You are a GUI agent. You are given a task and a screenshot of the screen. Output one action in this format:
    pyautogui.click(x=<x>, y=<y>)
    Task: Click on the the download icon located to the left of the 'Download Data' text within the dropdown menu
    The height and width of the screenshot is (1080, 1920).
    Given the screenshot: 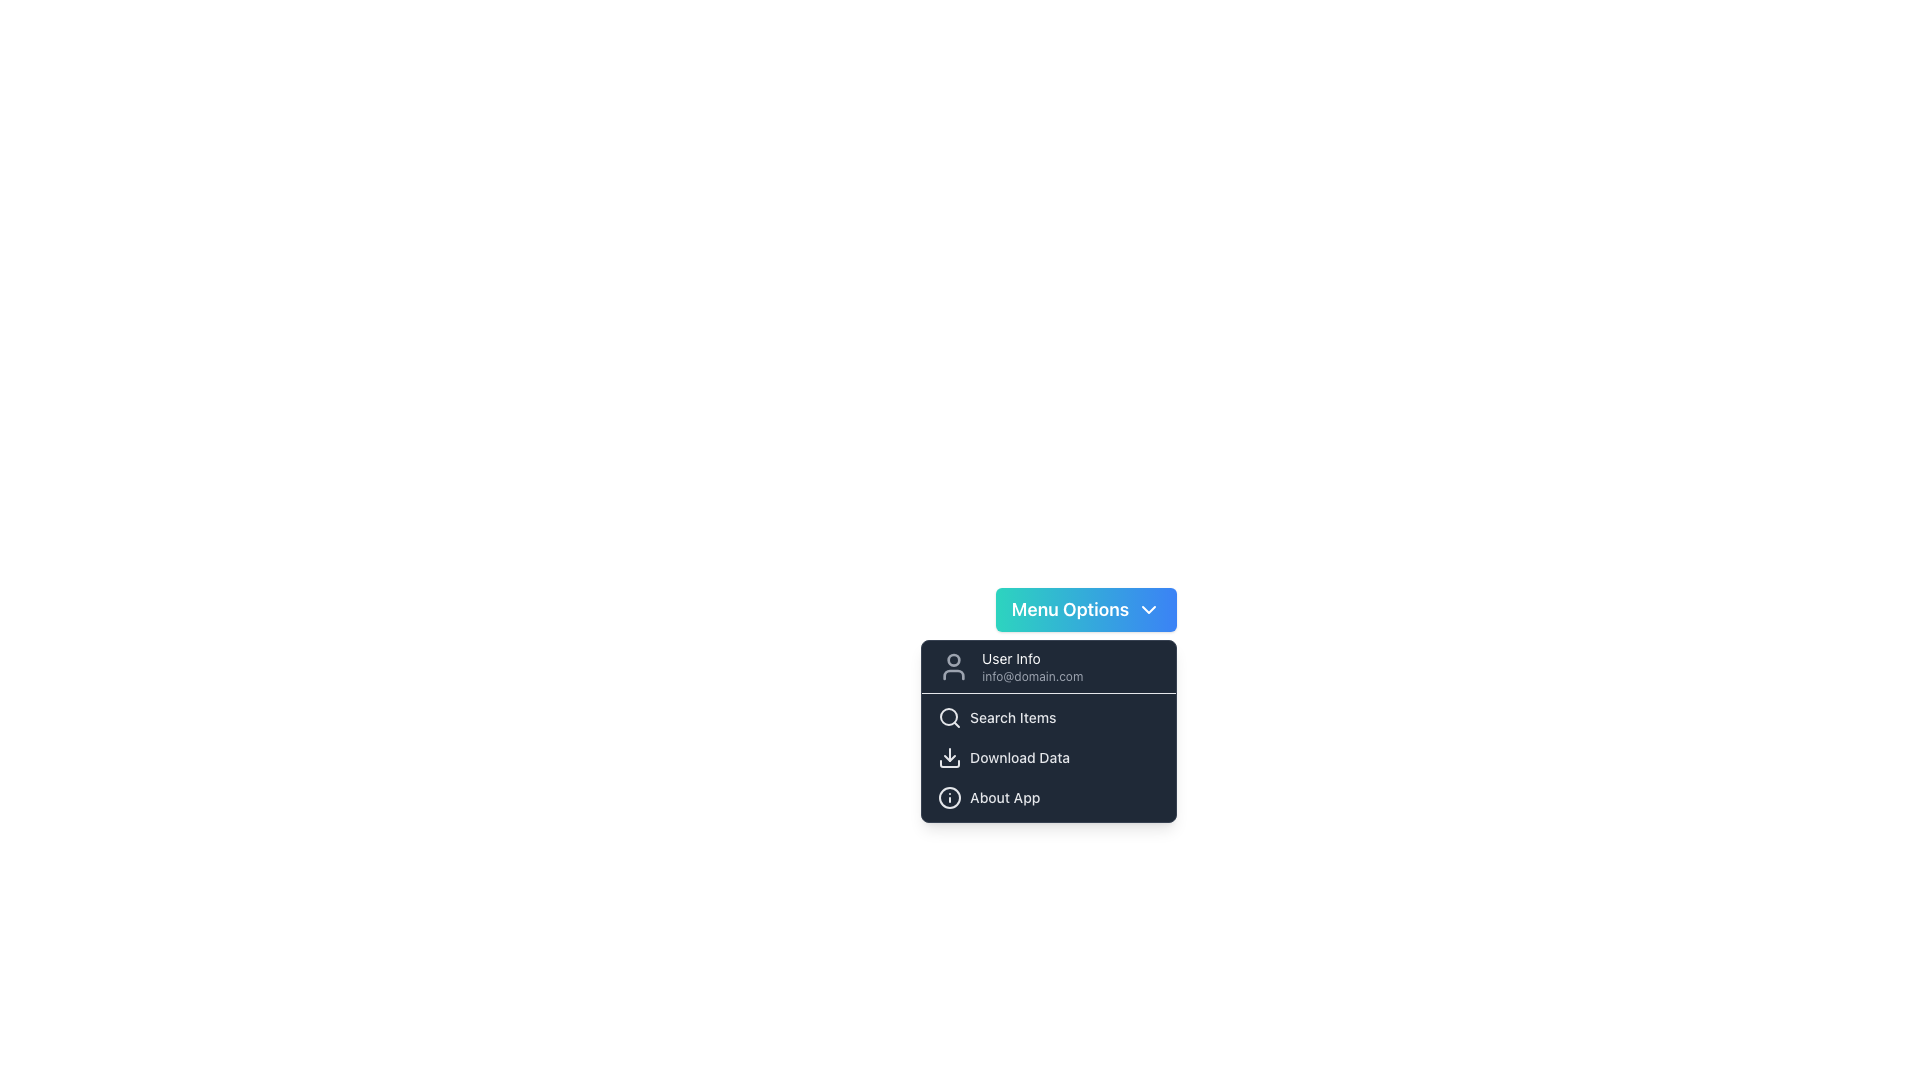 What is the action you would take?
    pyautogui.click(x=949, y=758)
    